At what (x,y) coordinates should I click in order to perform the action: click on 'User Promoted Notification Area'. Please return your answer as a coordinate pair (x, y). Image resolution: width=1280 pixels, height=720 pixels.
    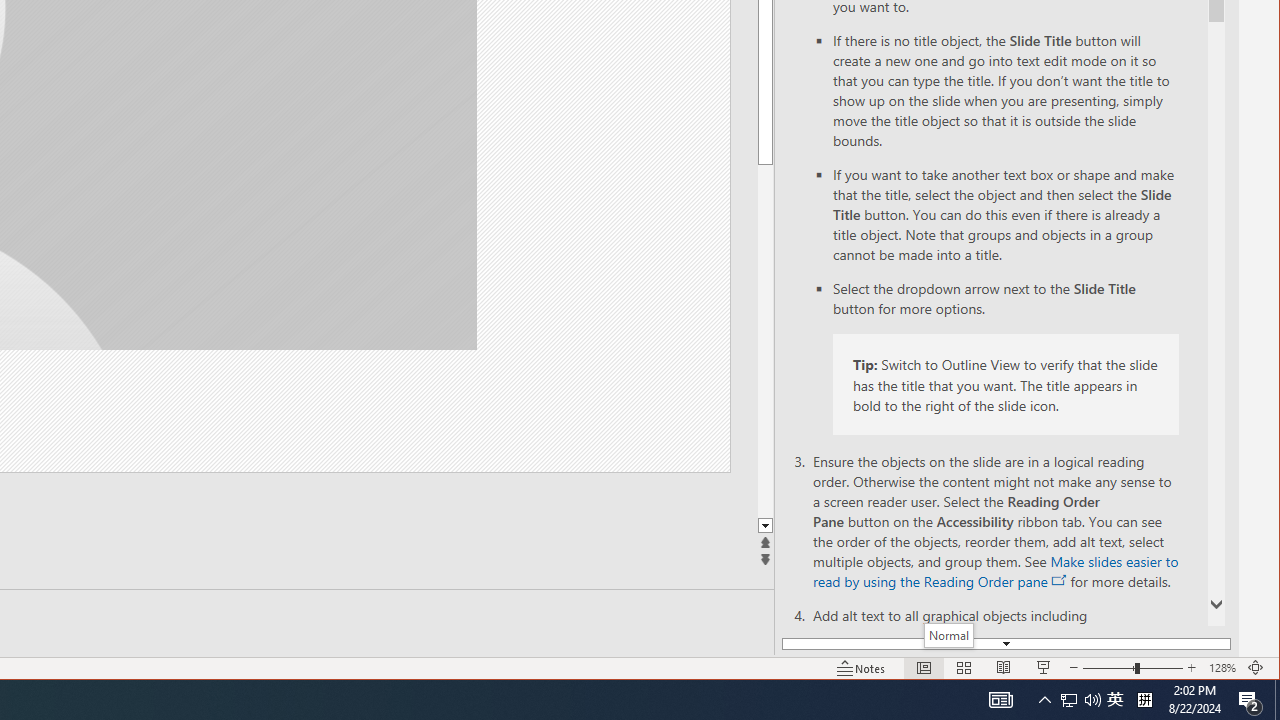
    Looking at the image, I should click on (1079, 698).